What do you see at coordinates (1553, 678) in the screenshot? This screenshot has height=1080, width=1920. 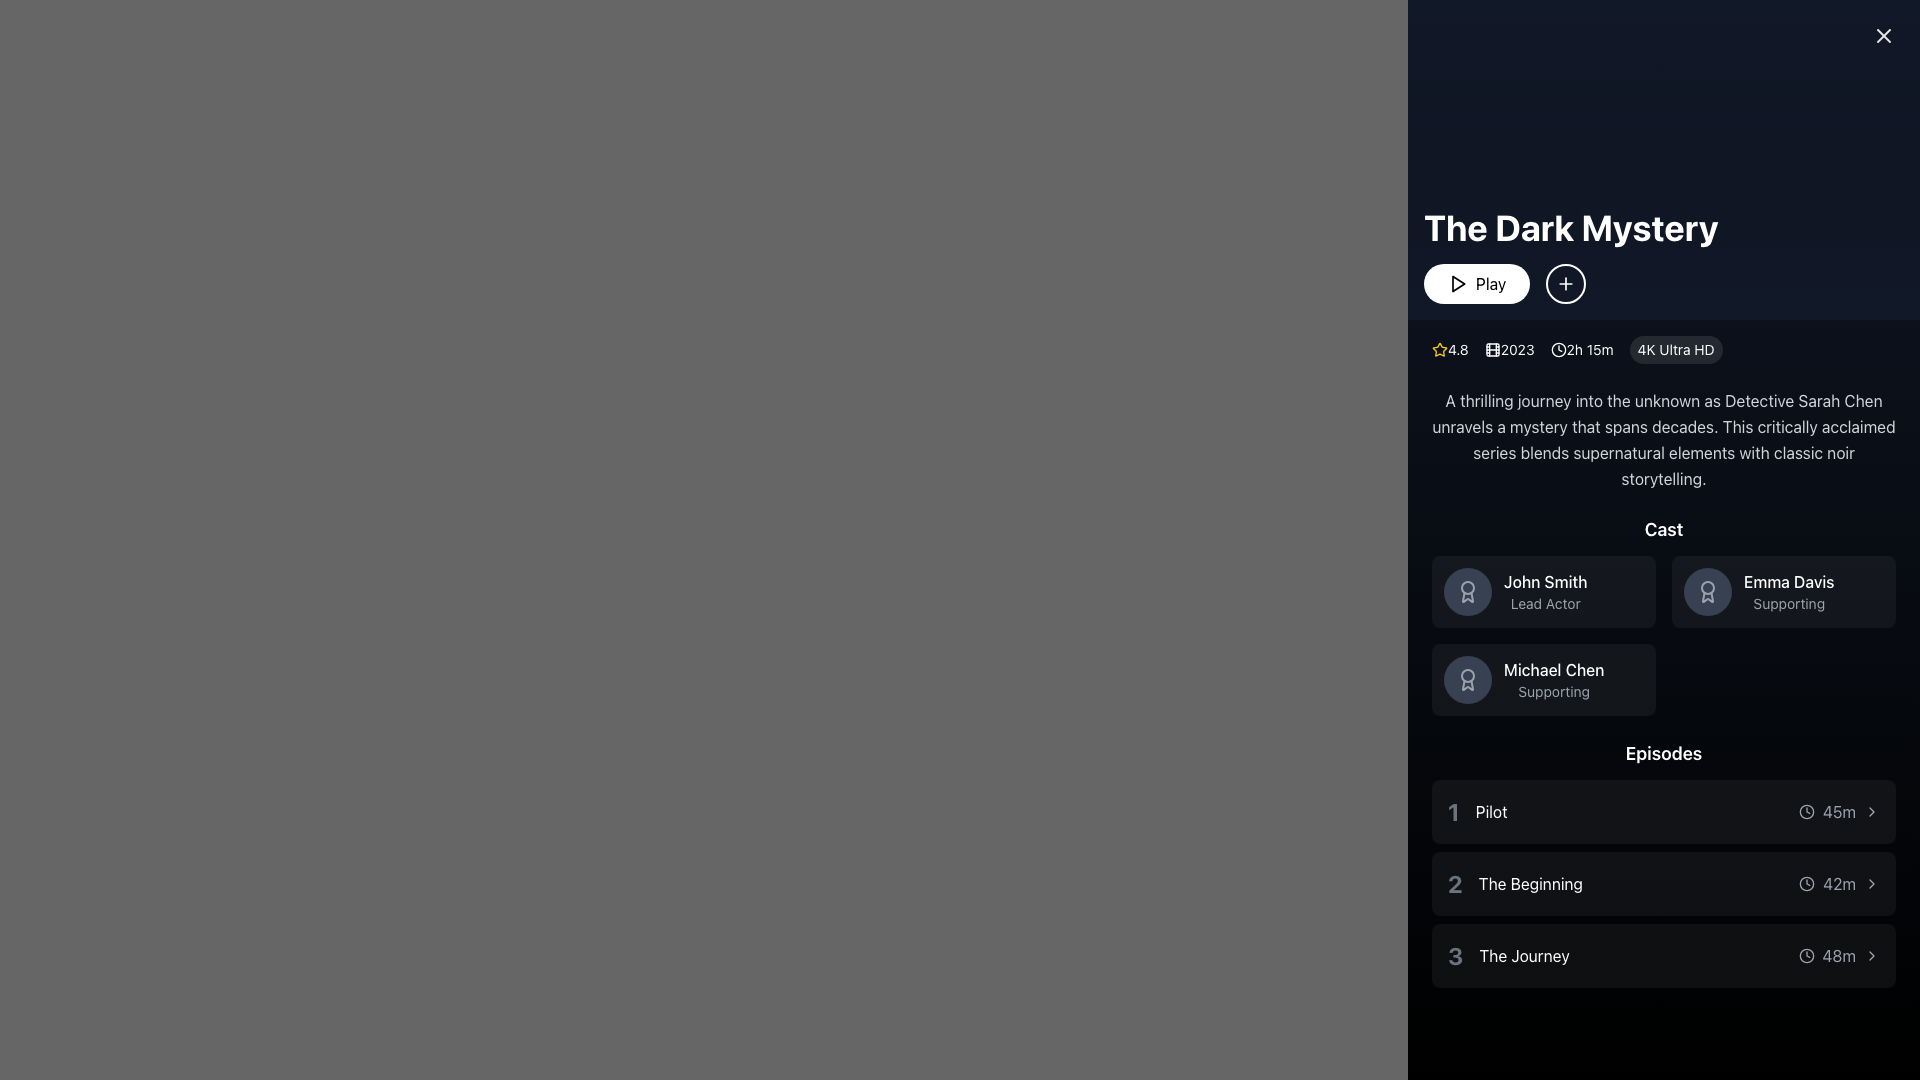 I see `the Text Display element that shows the name 'Michael Chen' and the role 'Supporting' in the 'Cast' section` at bounding box center [1553, 678].